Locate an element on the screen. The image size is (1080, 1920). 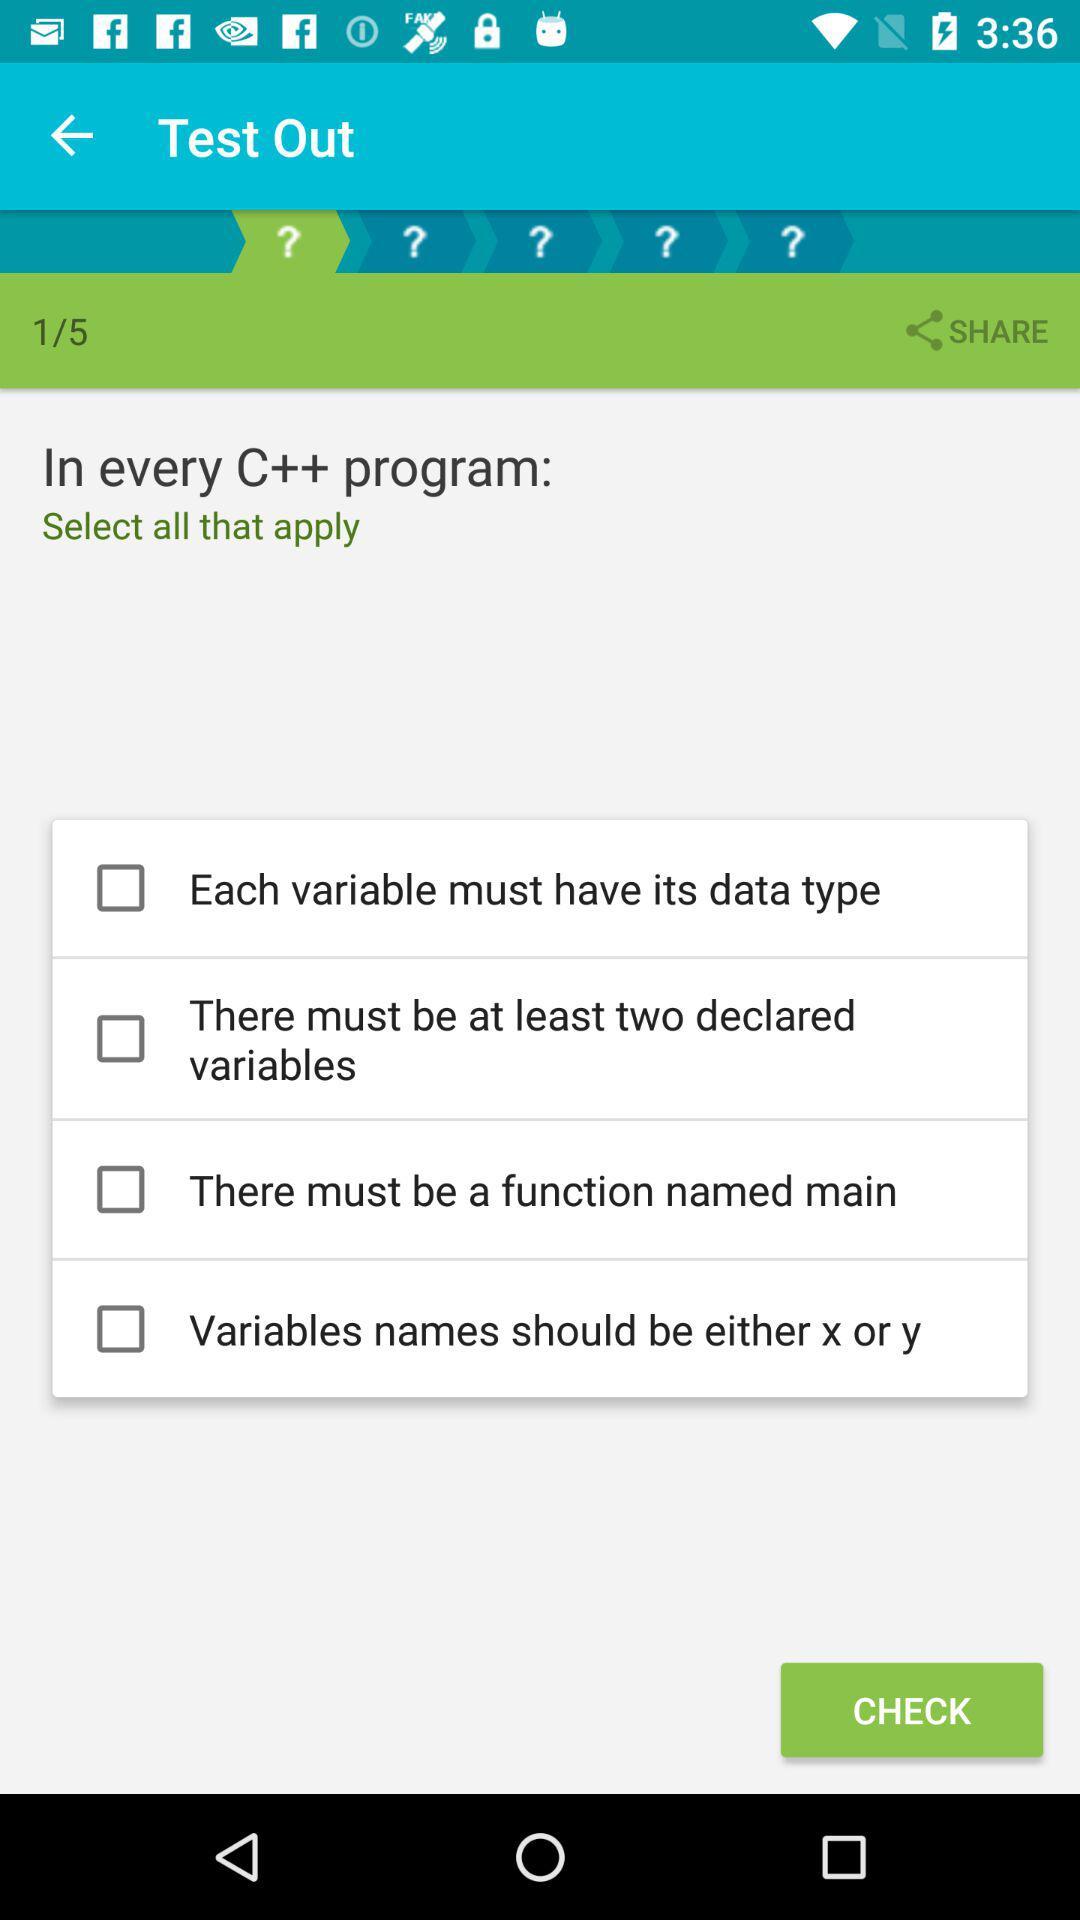
the icon at the bottom right corner is located at coordinates (911, 1708).